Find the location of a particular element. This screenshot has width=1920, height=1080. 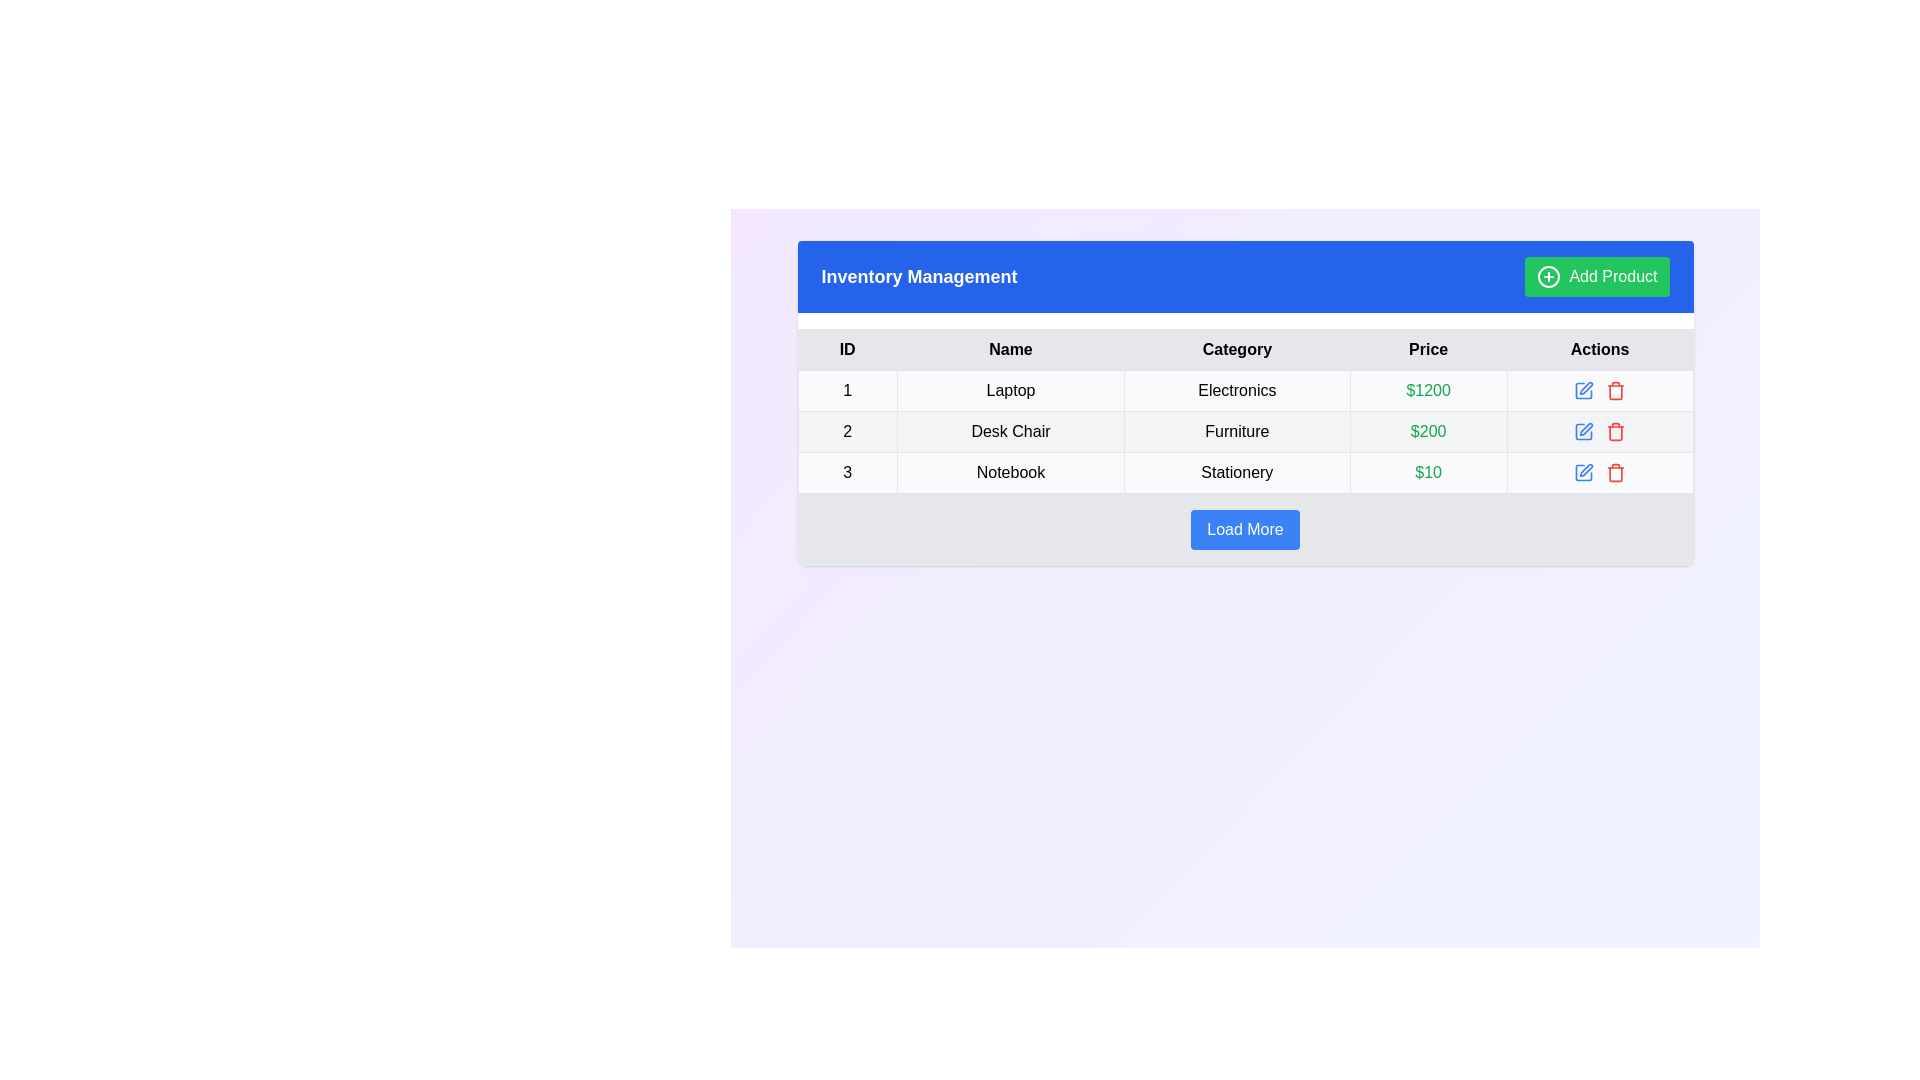

text within the centrally aligned table displaying items with headers 'ID', 'Name', 'Category', 'Price', and 'Actions' is located at coordinates (1244, 410).